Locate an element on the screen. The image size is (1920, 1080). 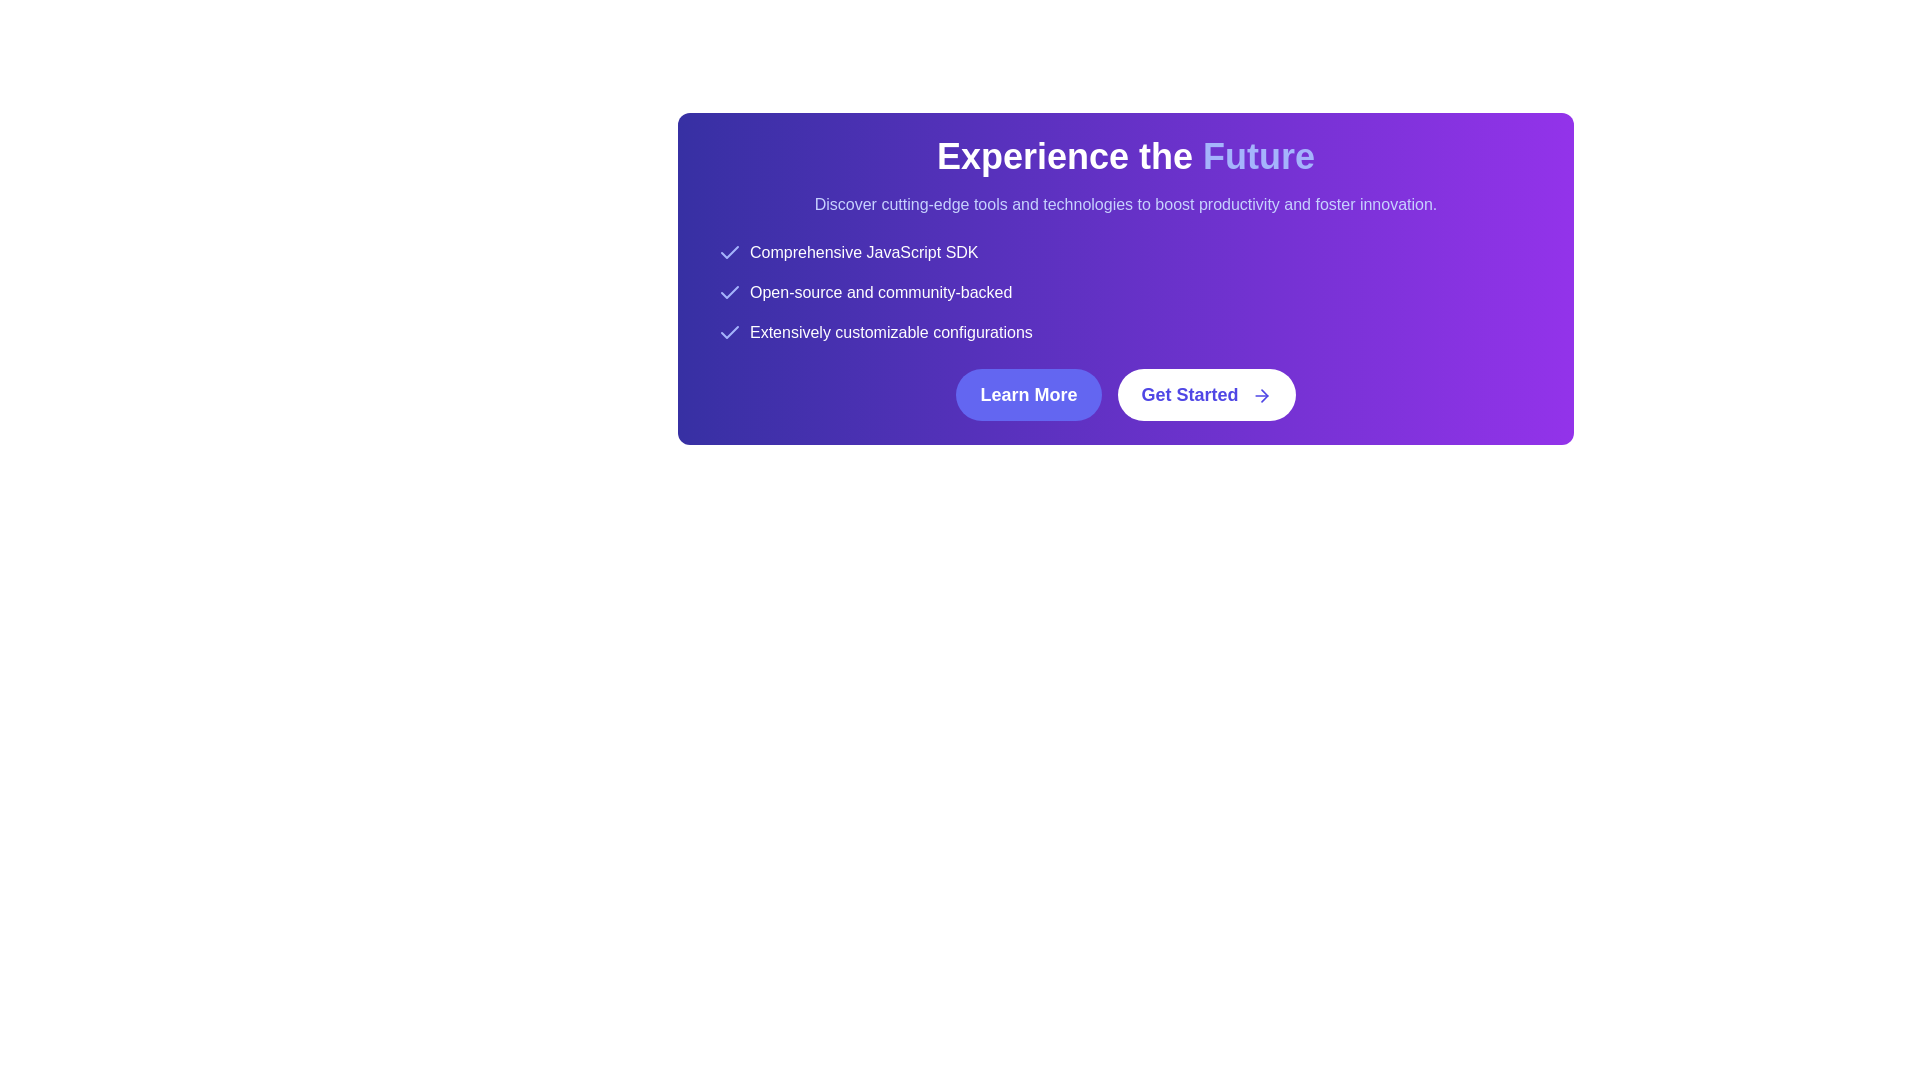
the List with icons that contains three textual items each with a checkmark icon, located below the heading 'Experience the Future' is located at coordinates (1126, 293).